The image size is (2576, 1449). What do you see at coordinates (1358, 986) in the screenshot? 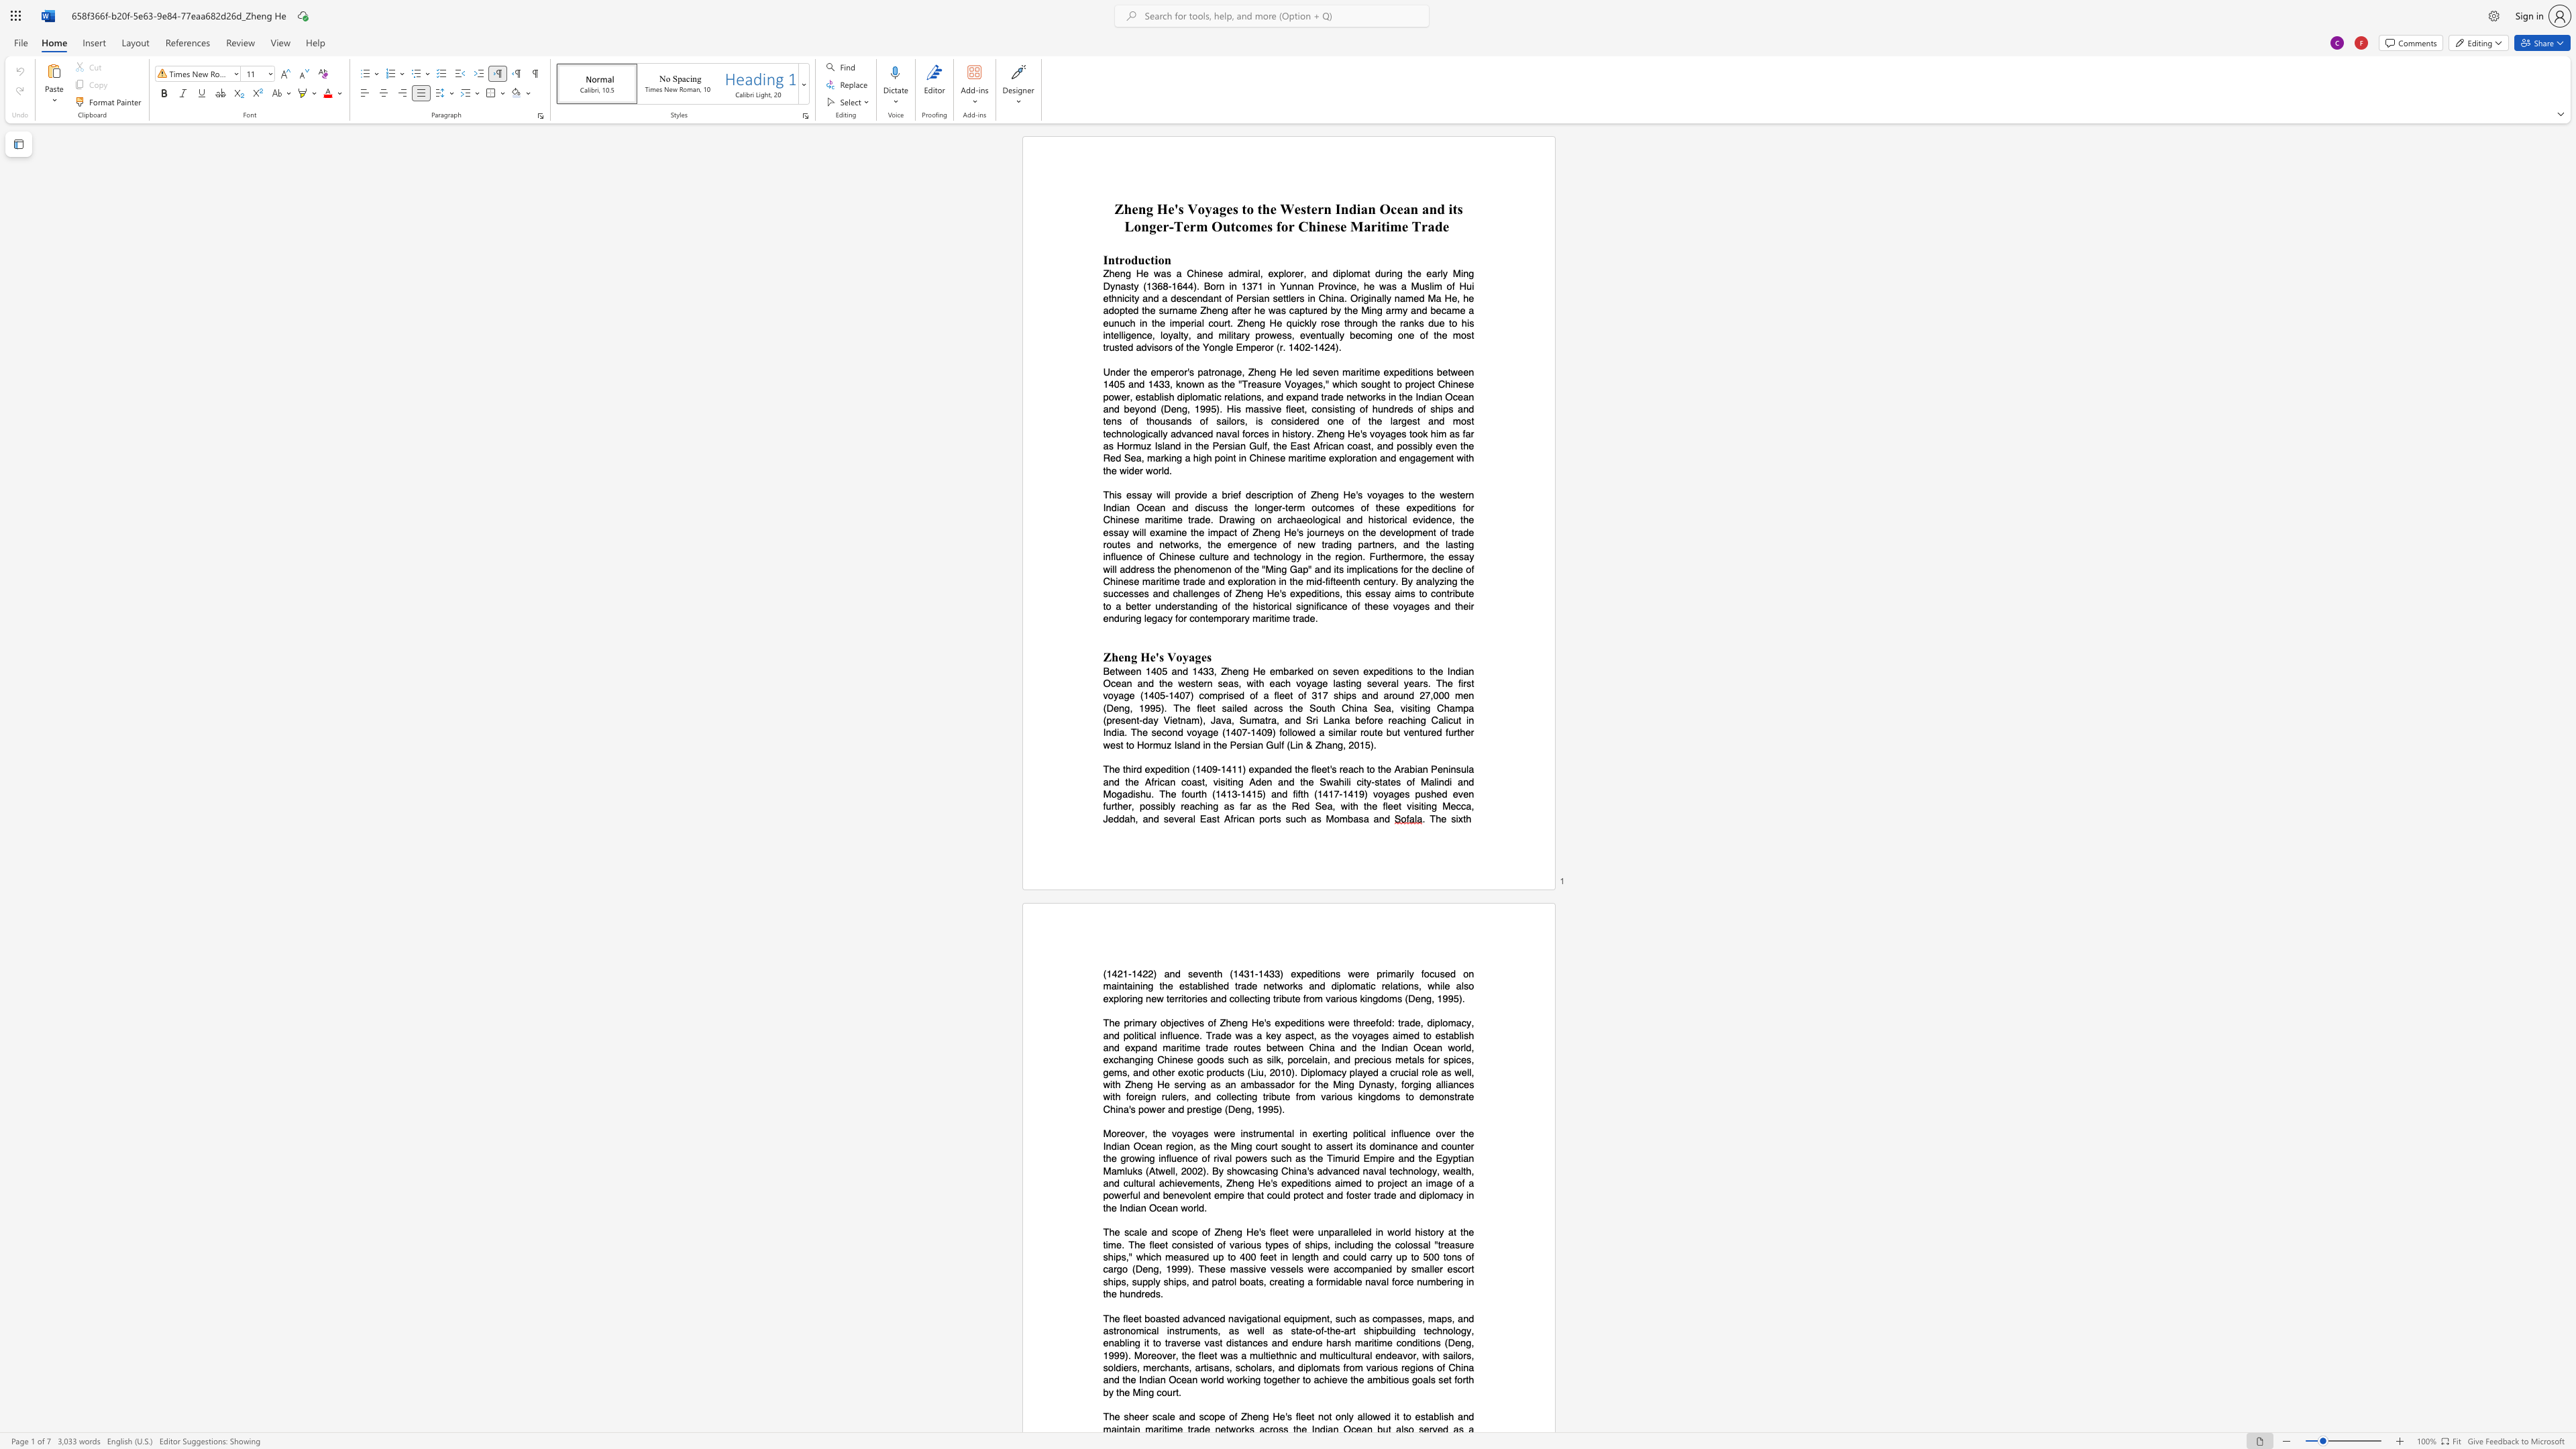
I see `the space between the continuous character "m" and "a" in the text` at bounding box center [1358, 986].